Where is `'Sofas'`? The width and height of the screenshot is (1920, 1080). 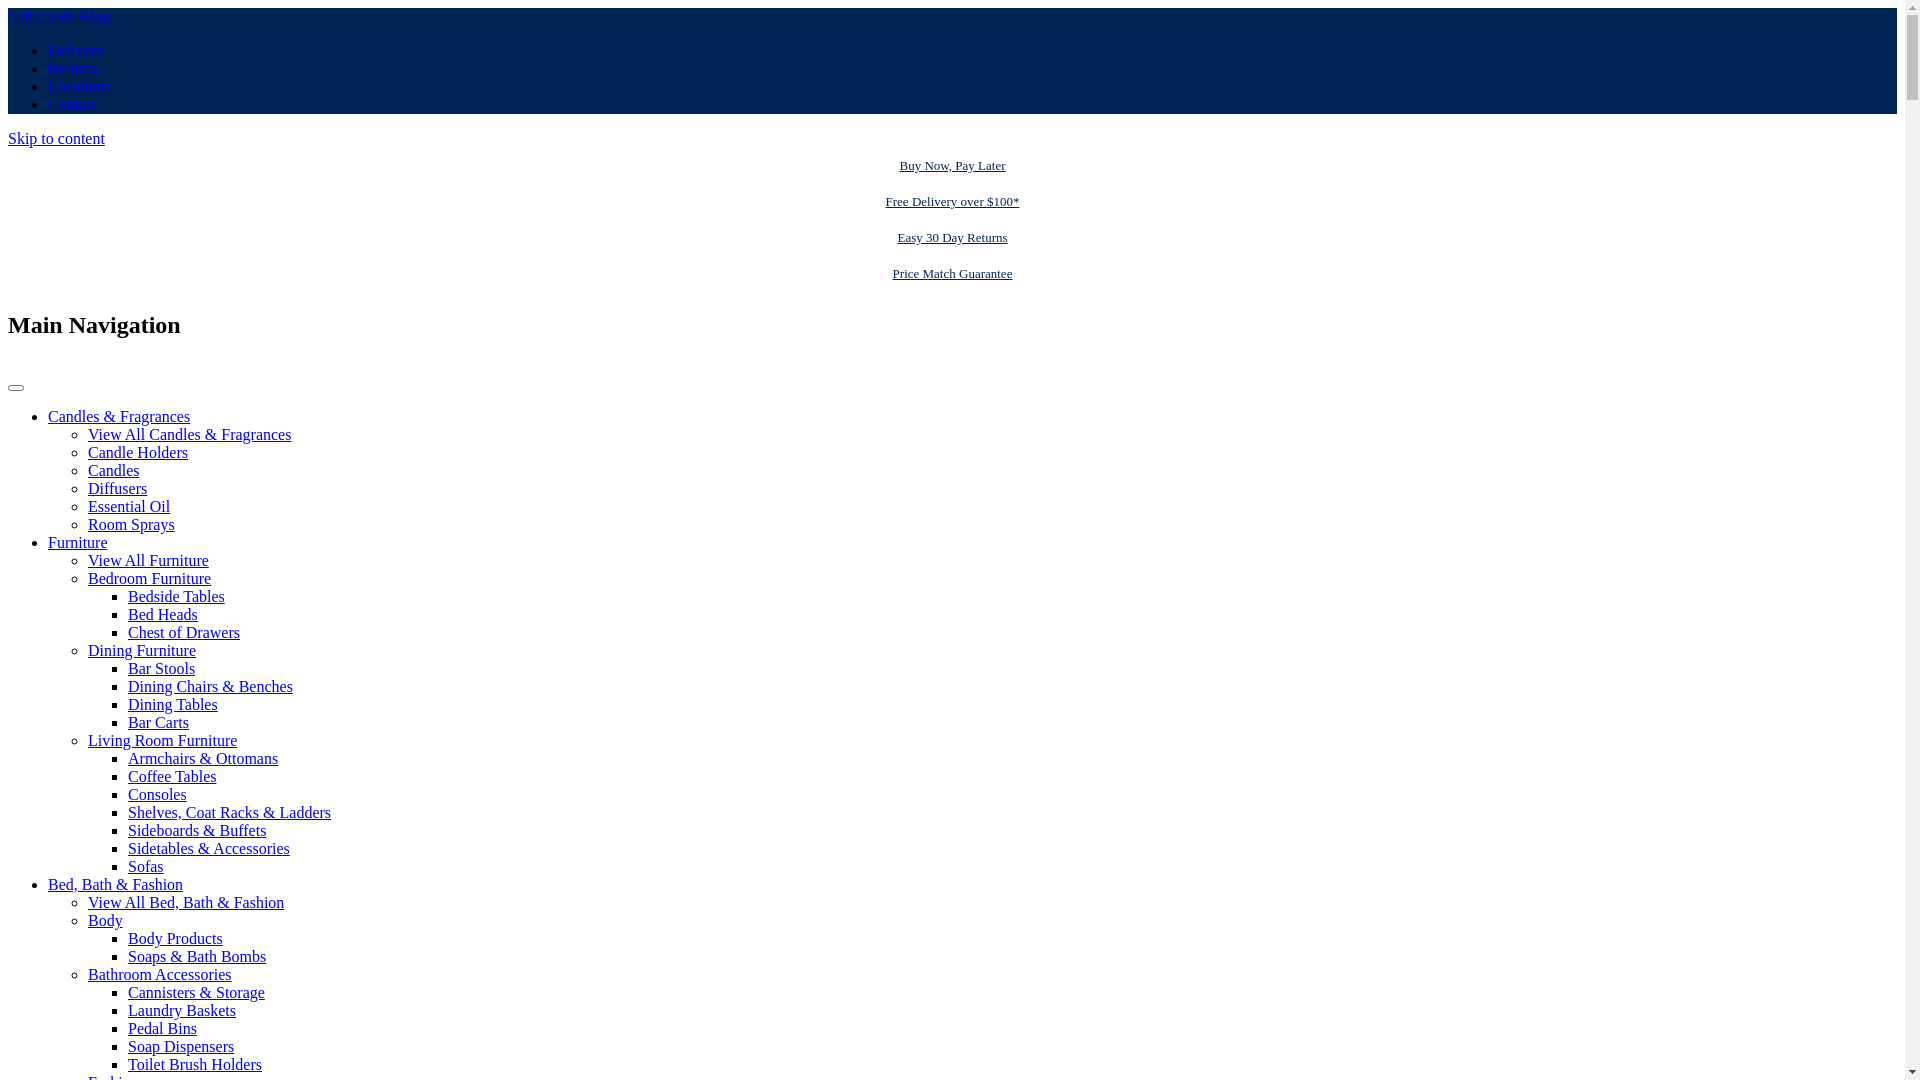
'Sofas' is located at coordinates (127, 865).